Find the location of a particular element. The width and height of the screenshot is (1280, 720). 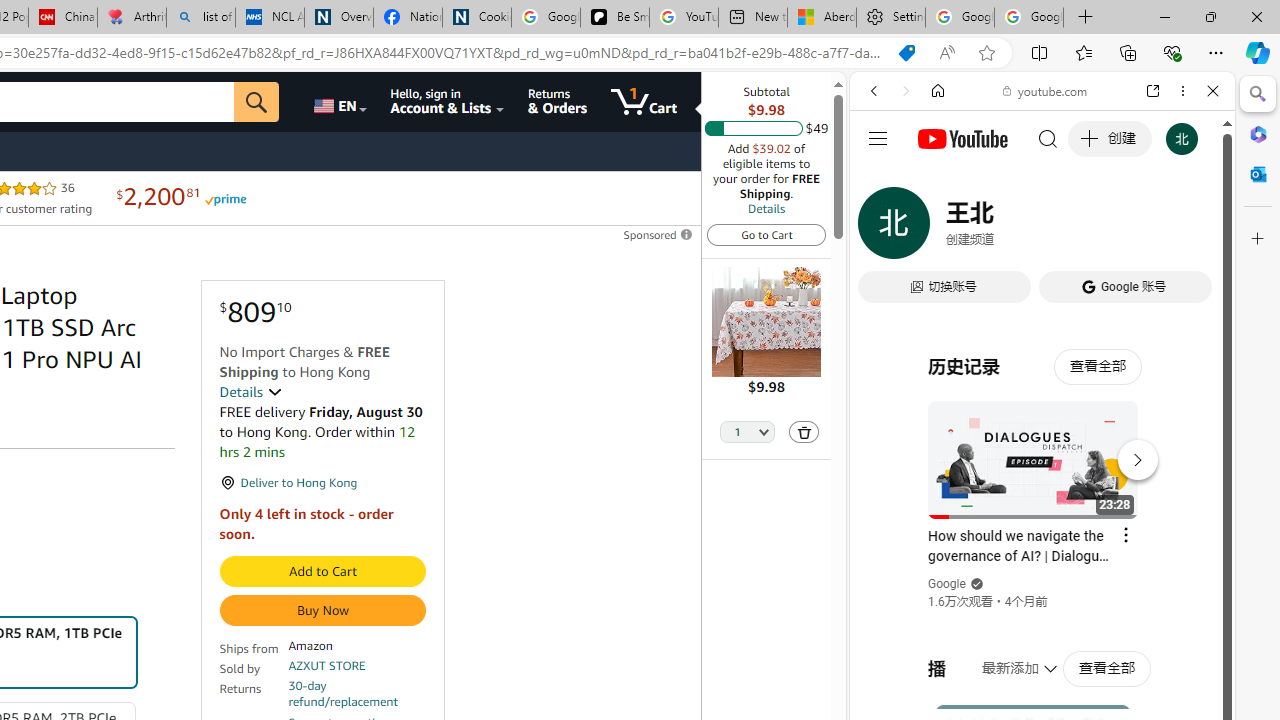

'Quantity Selector' is located at coordinates (746, 432).